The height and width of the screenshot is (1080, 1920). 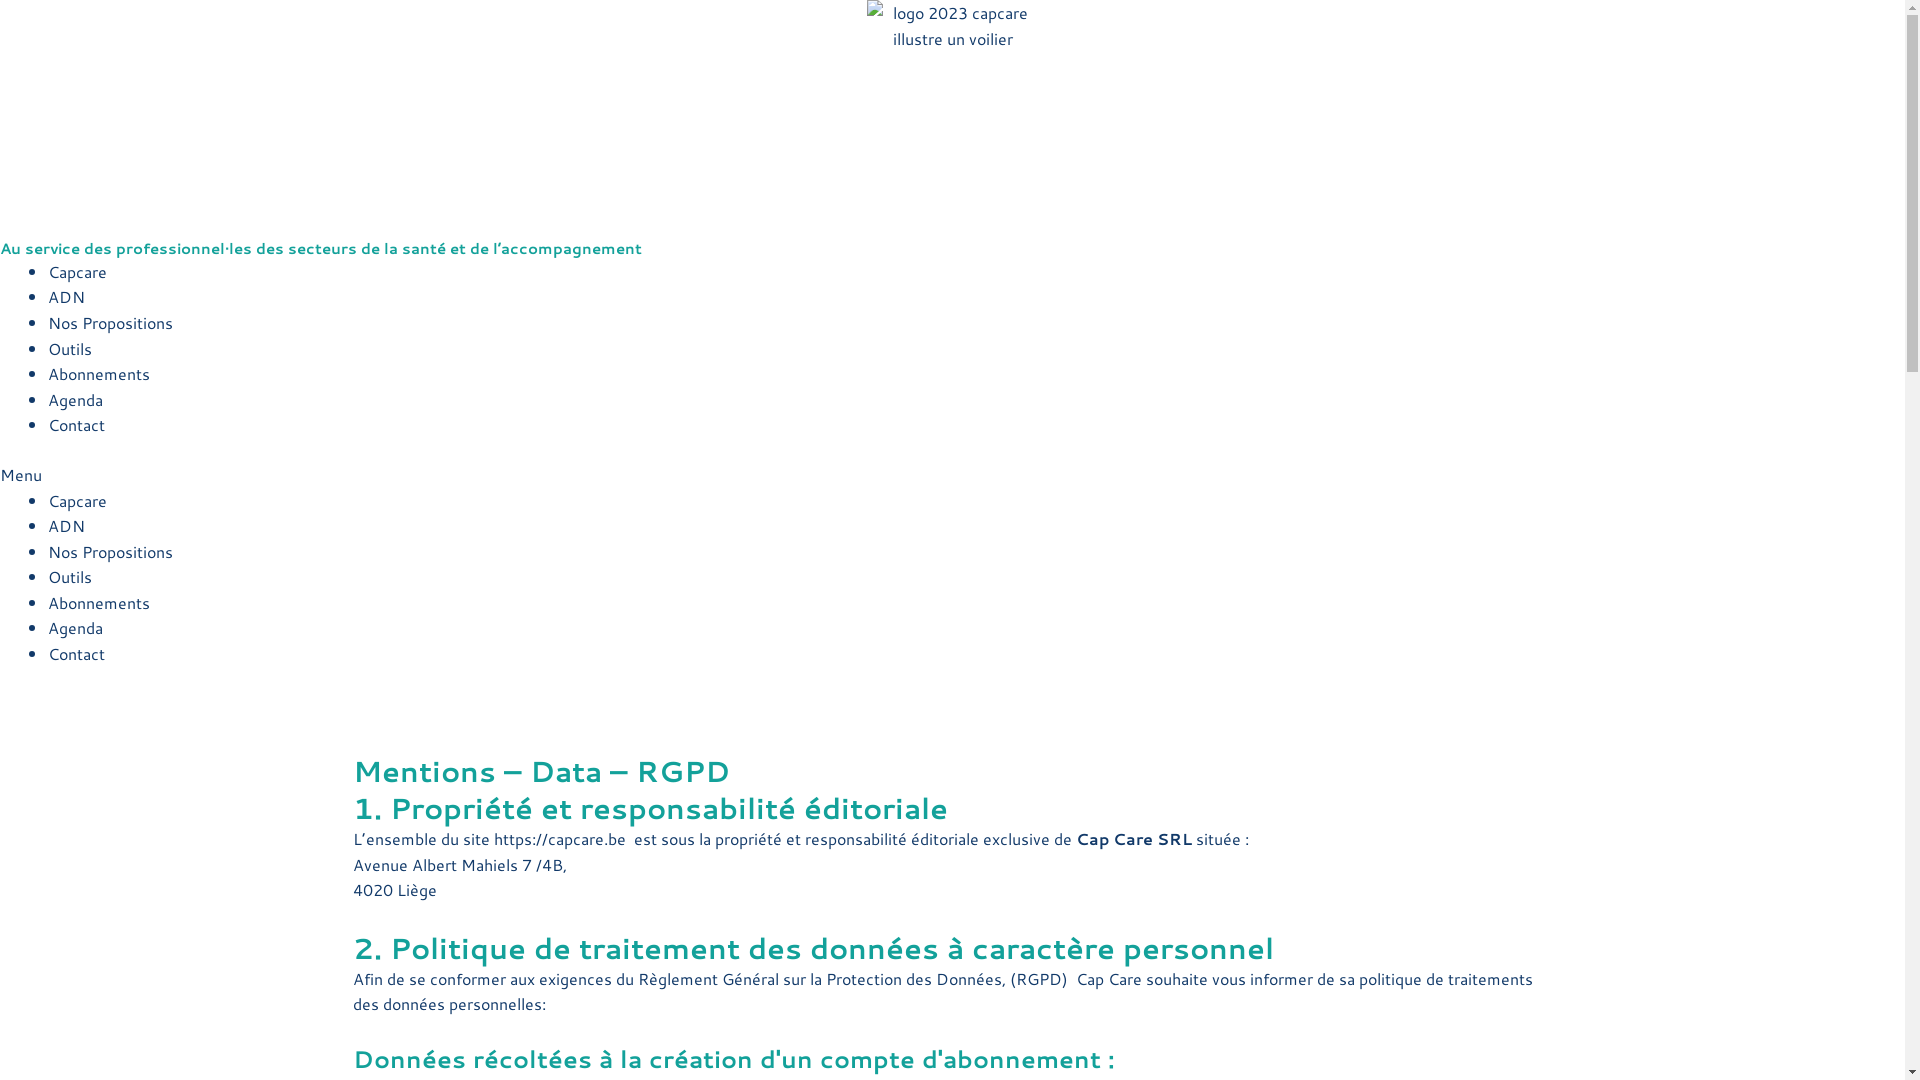 What do you see at coordinates (48, 498) in the screenshot?
I see `'Capcare'` at bounding box center [48, 498].